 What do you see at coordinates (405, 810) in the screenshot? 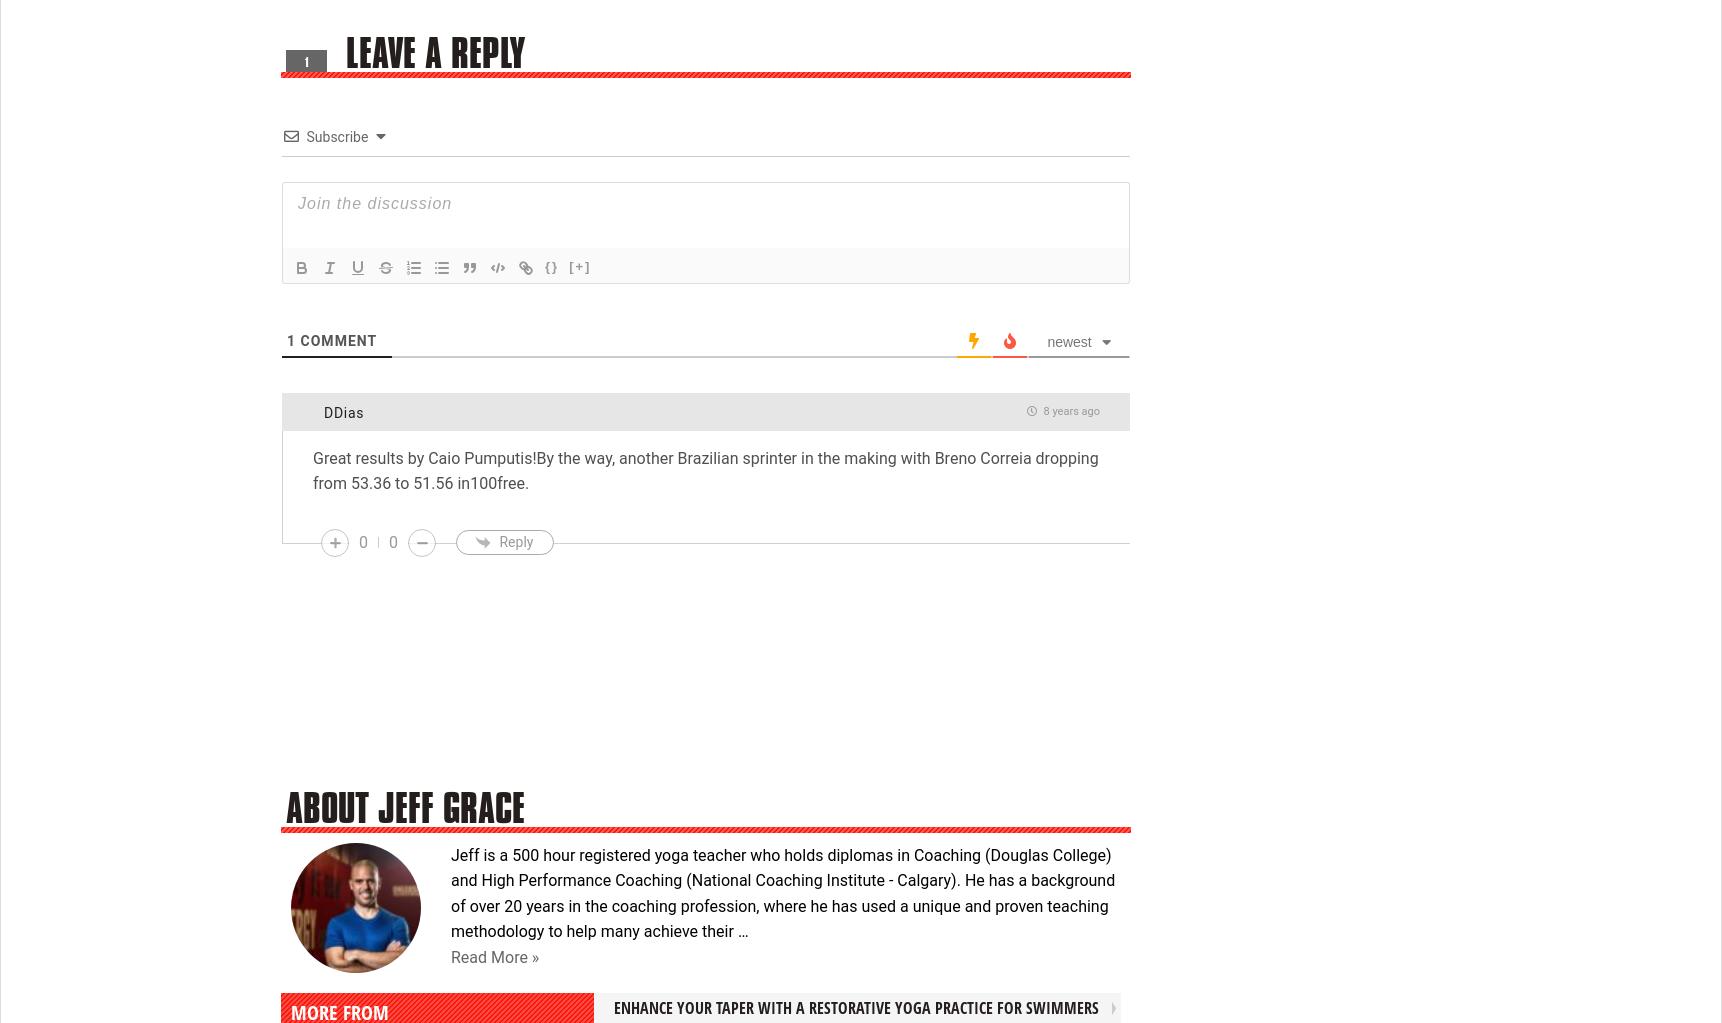
I see `'About Jeff Grace'` at bounding box center [405, 810].